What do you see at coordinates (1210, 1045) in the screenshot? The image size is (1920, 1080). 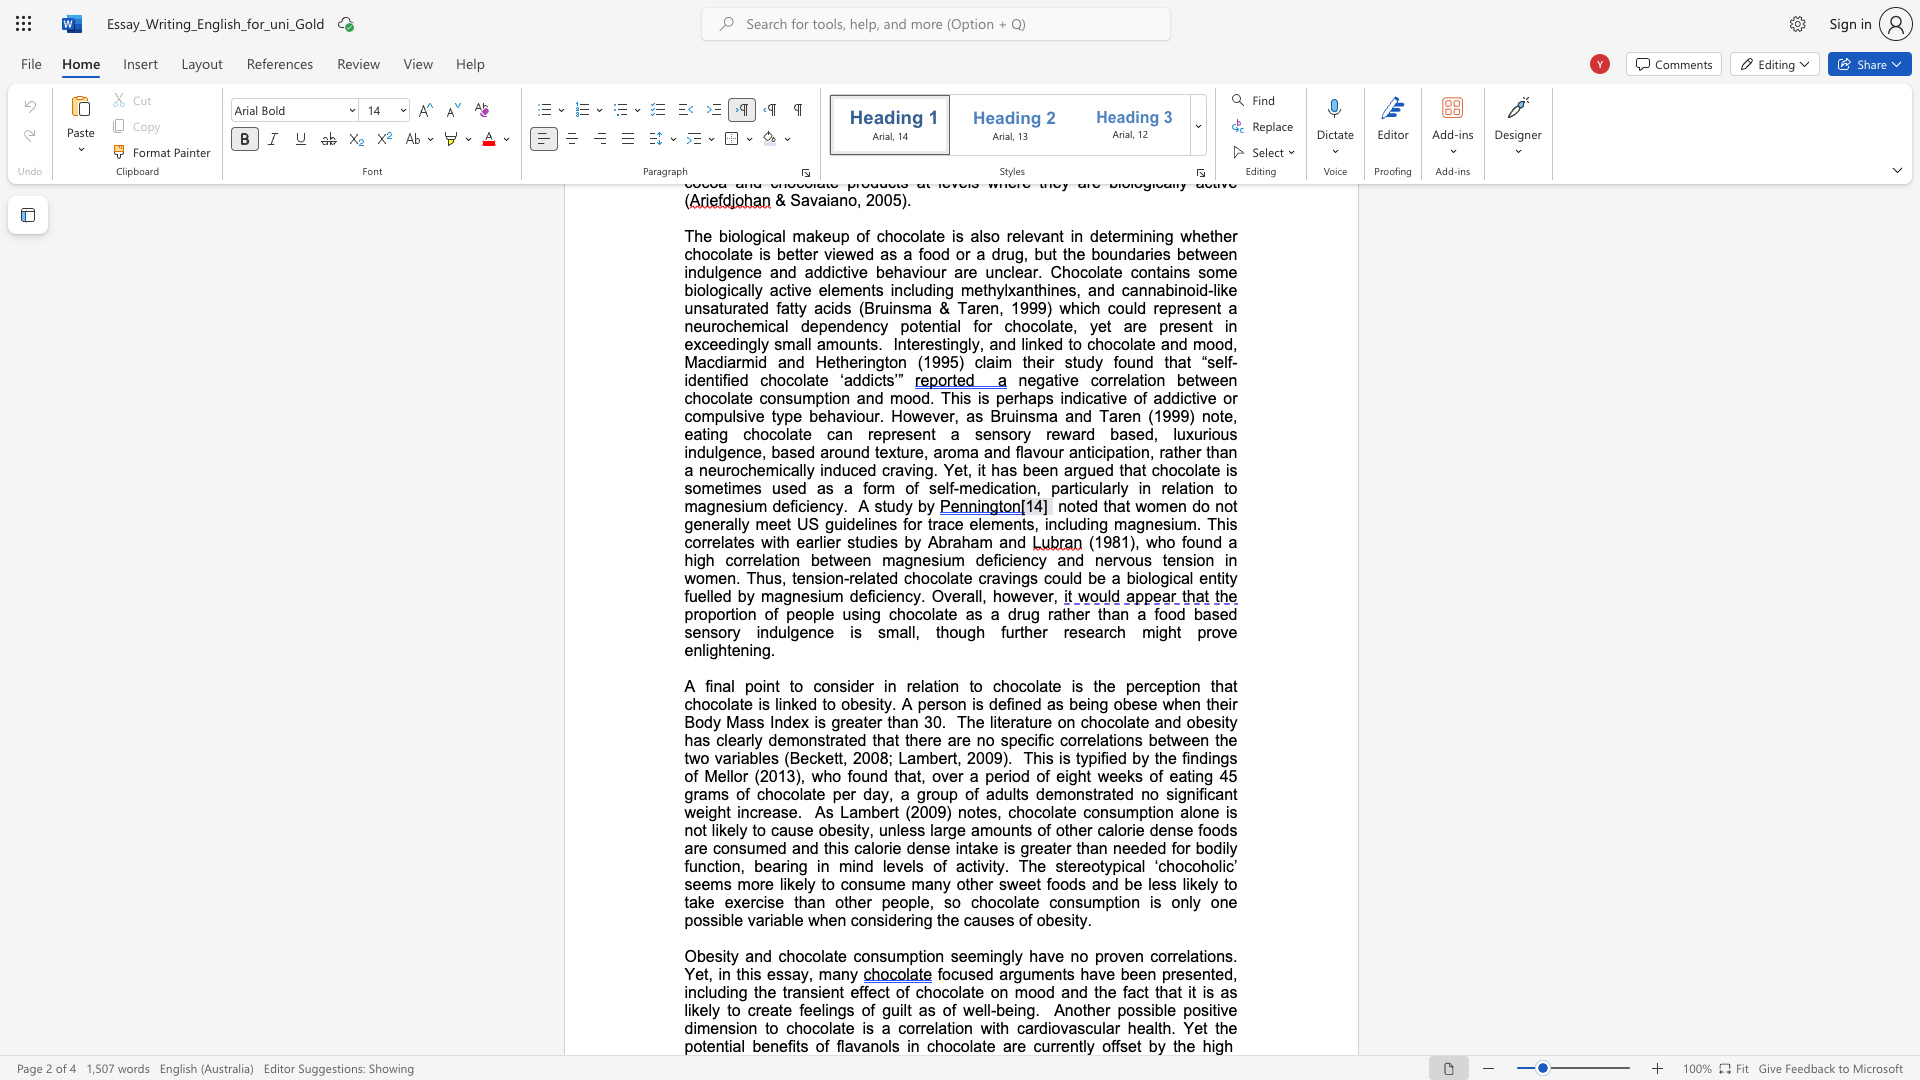 I see `the subset text "igh" within the text "Another possible positive dimension to chocolate is a correlation with cardiovascular health. Yet the potential benefits of flavanols in chocolate are currently offset by the high"` at bounding box center [1210, 1045].